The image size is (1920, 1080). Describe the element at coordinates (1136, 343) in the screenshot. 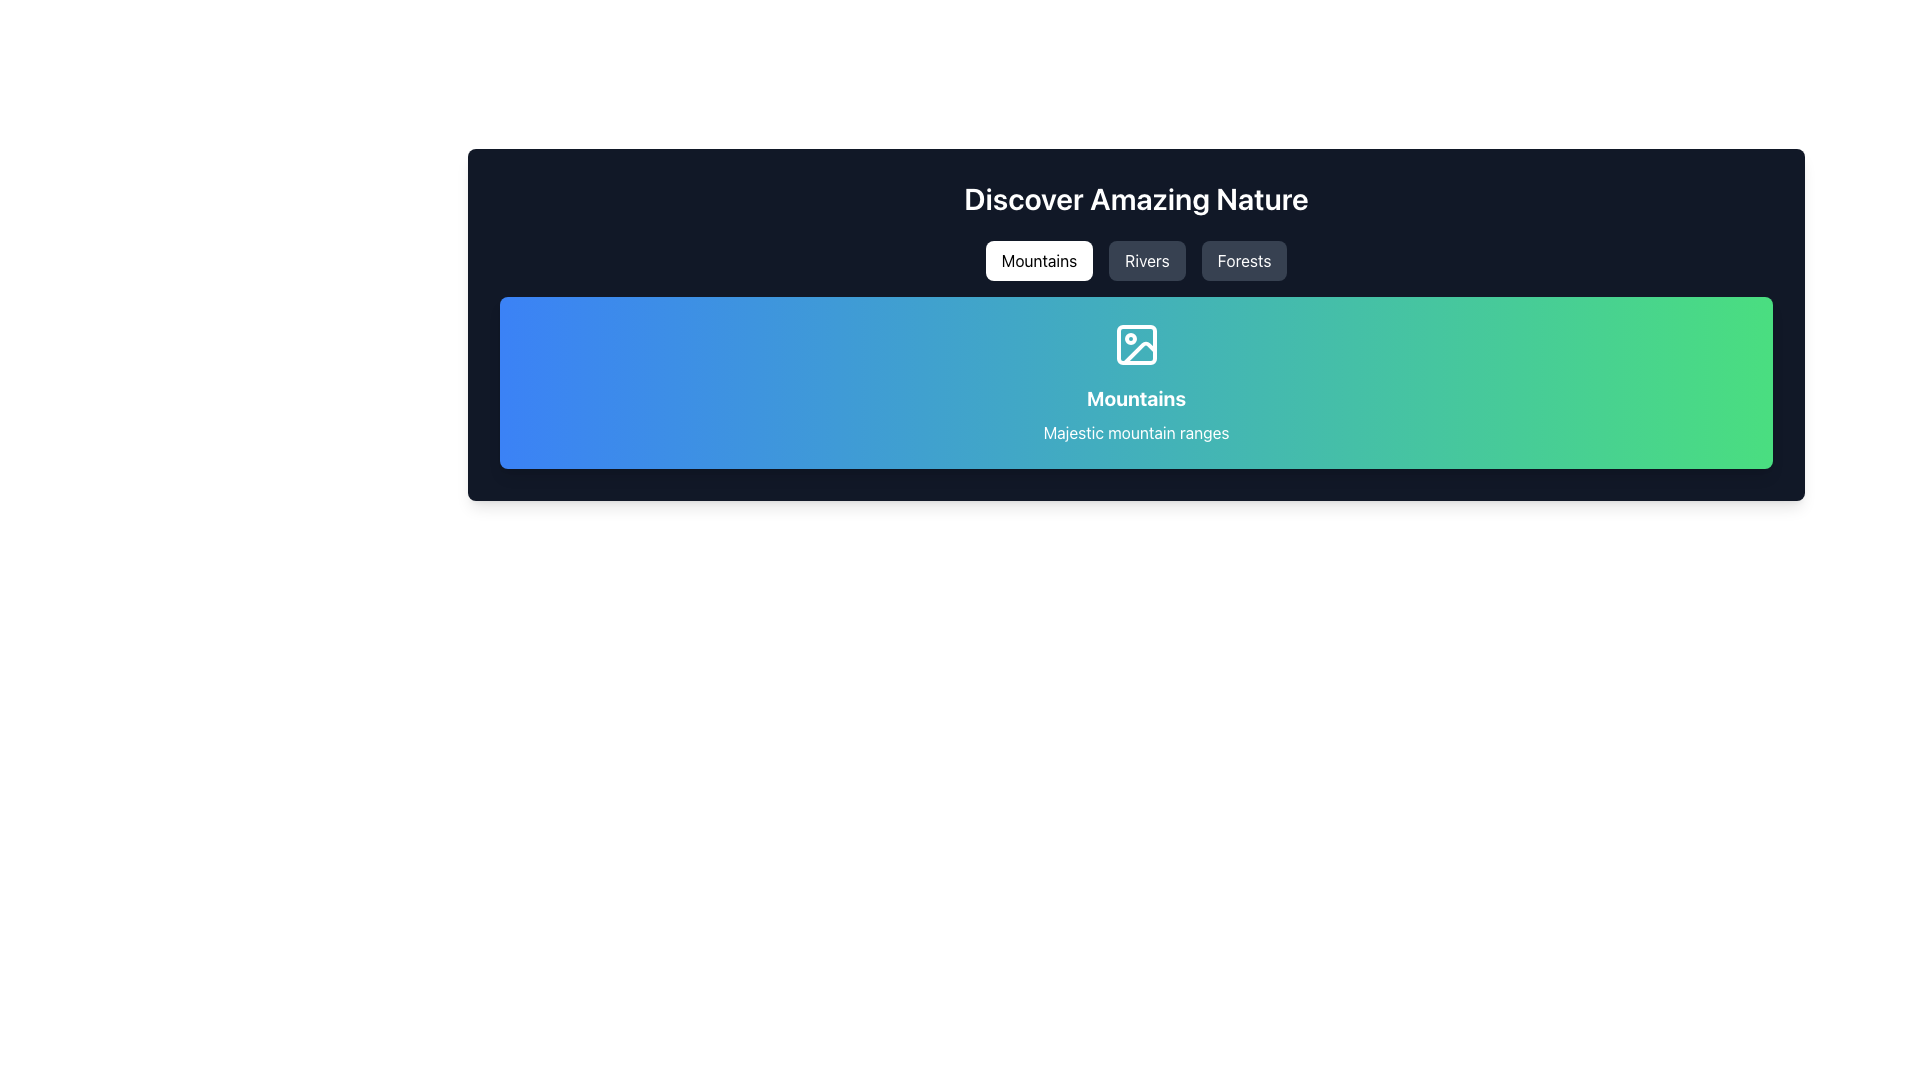

I see `the decorative mountain icon located in the blue-to-green gradient background section labeled 'Mountains' with the subtitle 'Majestic mountain ranges' below it` at that location.